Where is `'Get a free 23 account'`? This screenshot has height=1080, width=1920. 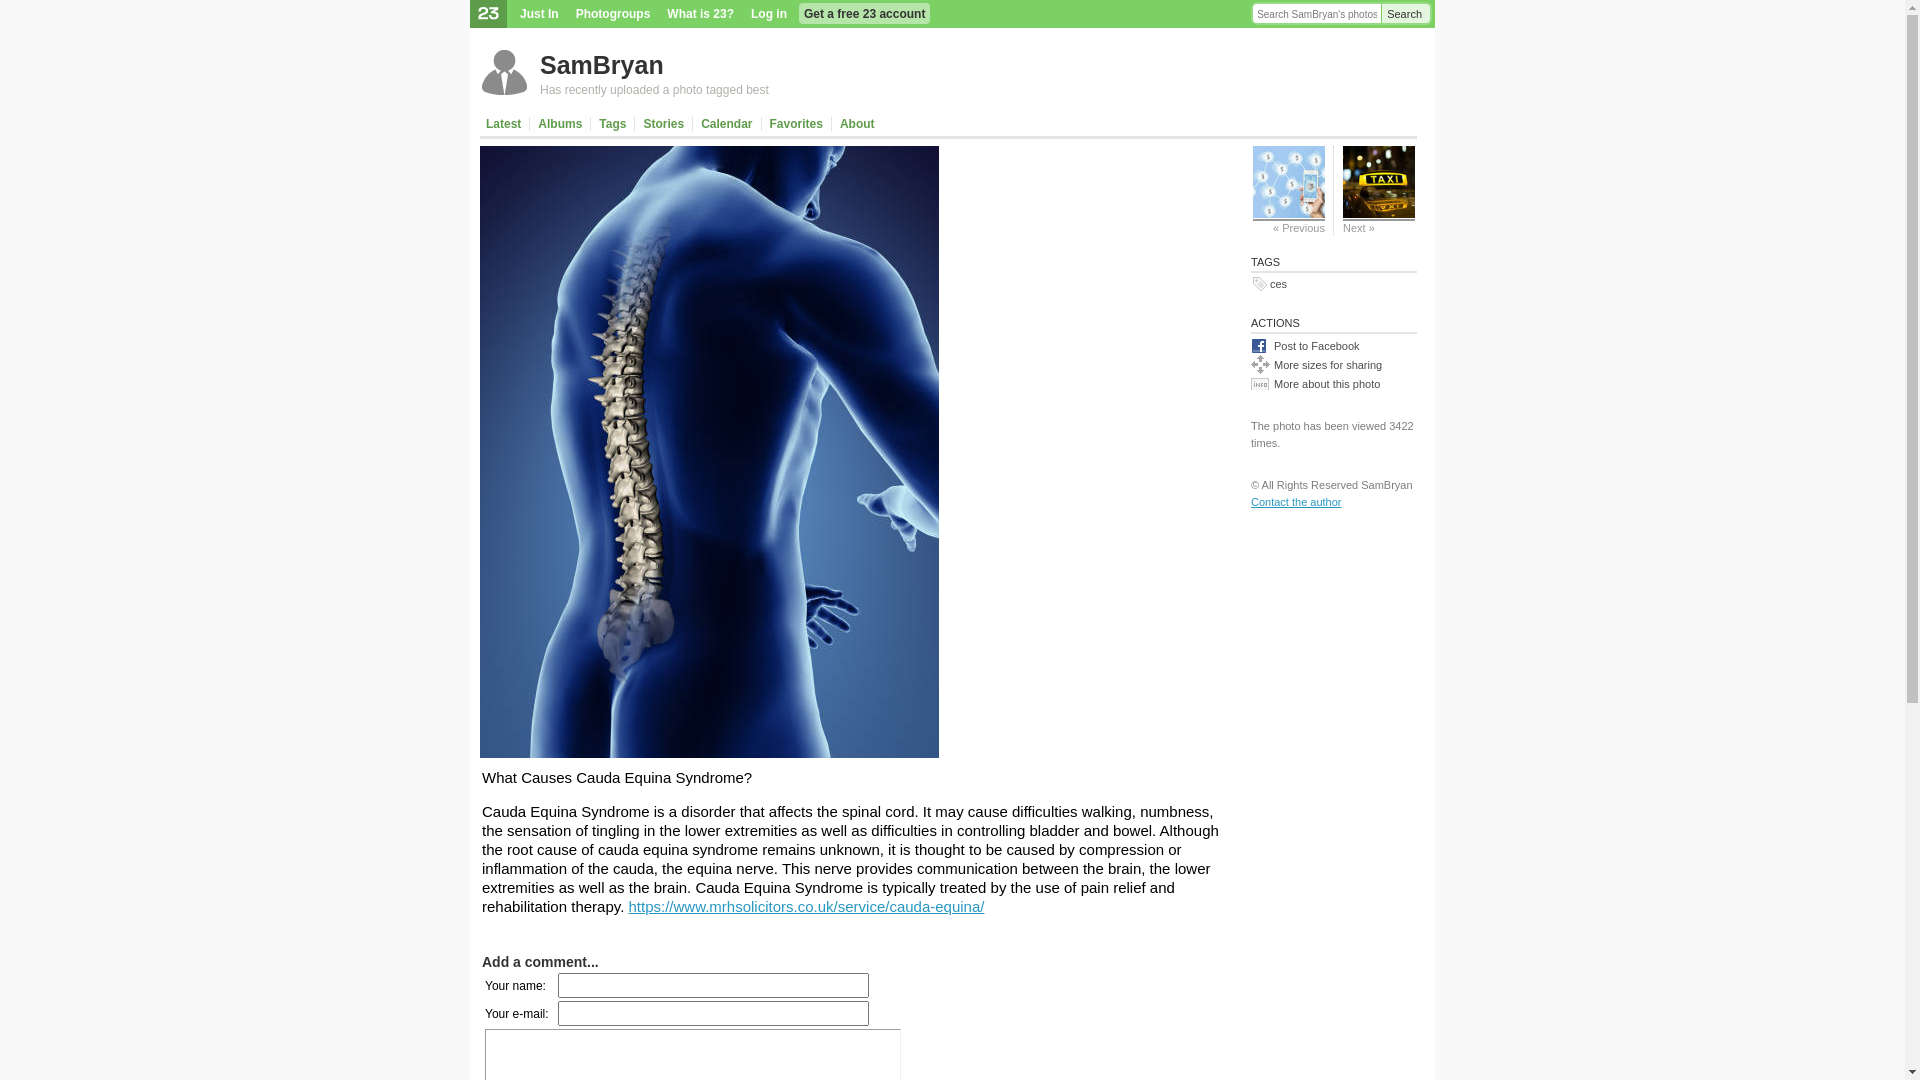
'Get a free 23 account' is located at coordinates (864, 14).